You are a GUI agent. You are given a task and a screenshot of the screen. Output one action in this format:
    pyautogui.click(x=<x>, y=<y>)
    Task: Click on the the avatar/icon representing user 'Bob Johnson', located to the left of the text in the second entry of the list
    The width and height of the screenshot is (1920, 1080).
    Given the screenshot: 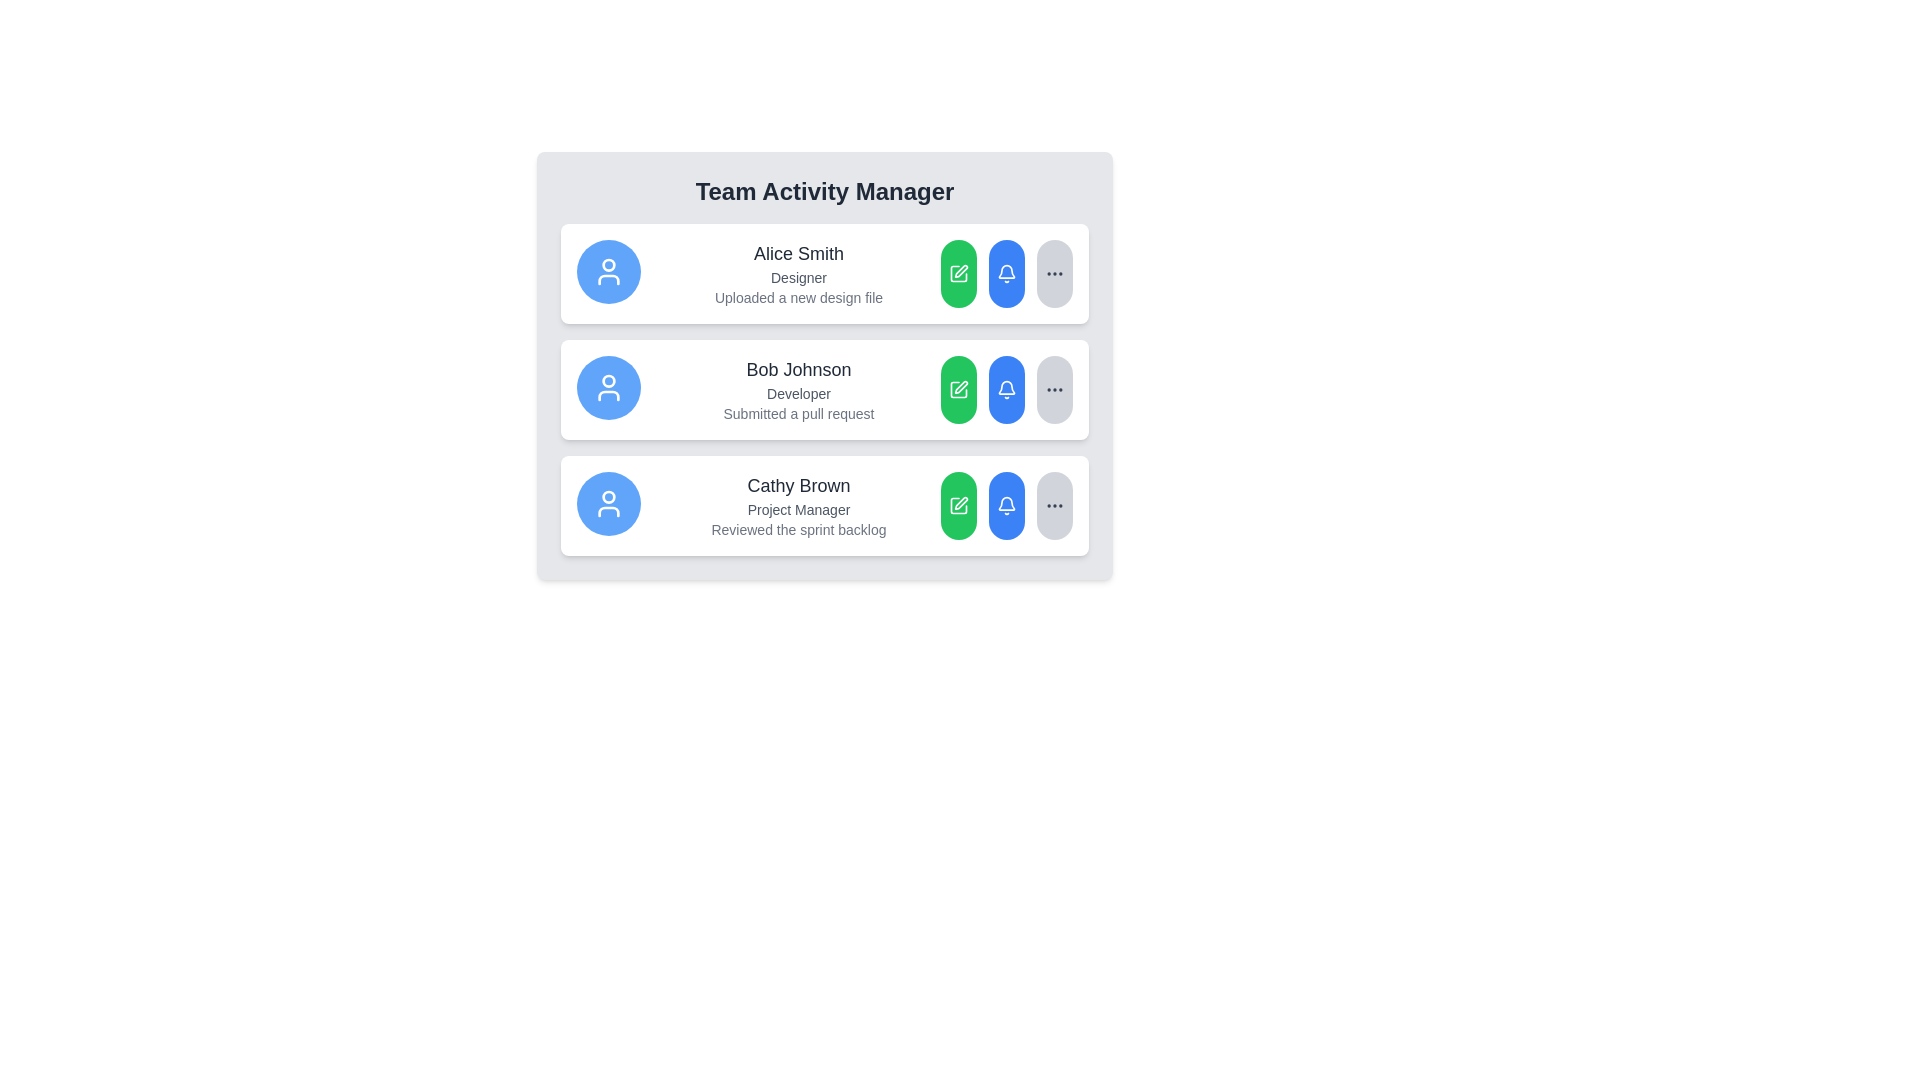 What is the action you would take?
    pyautogui.click(x=608, y=388)
    